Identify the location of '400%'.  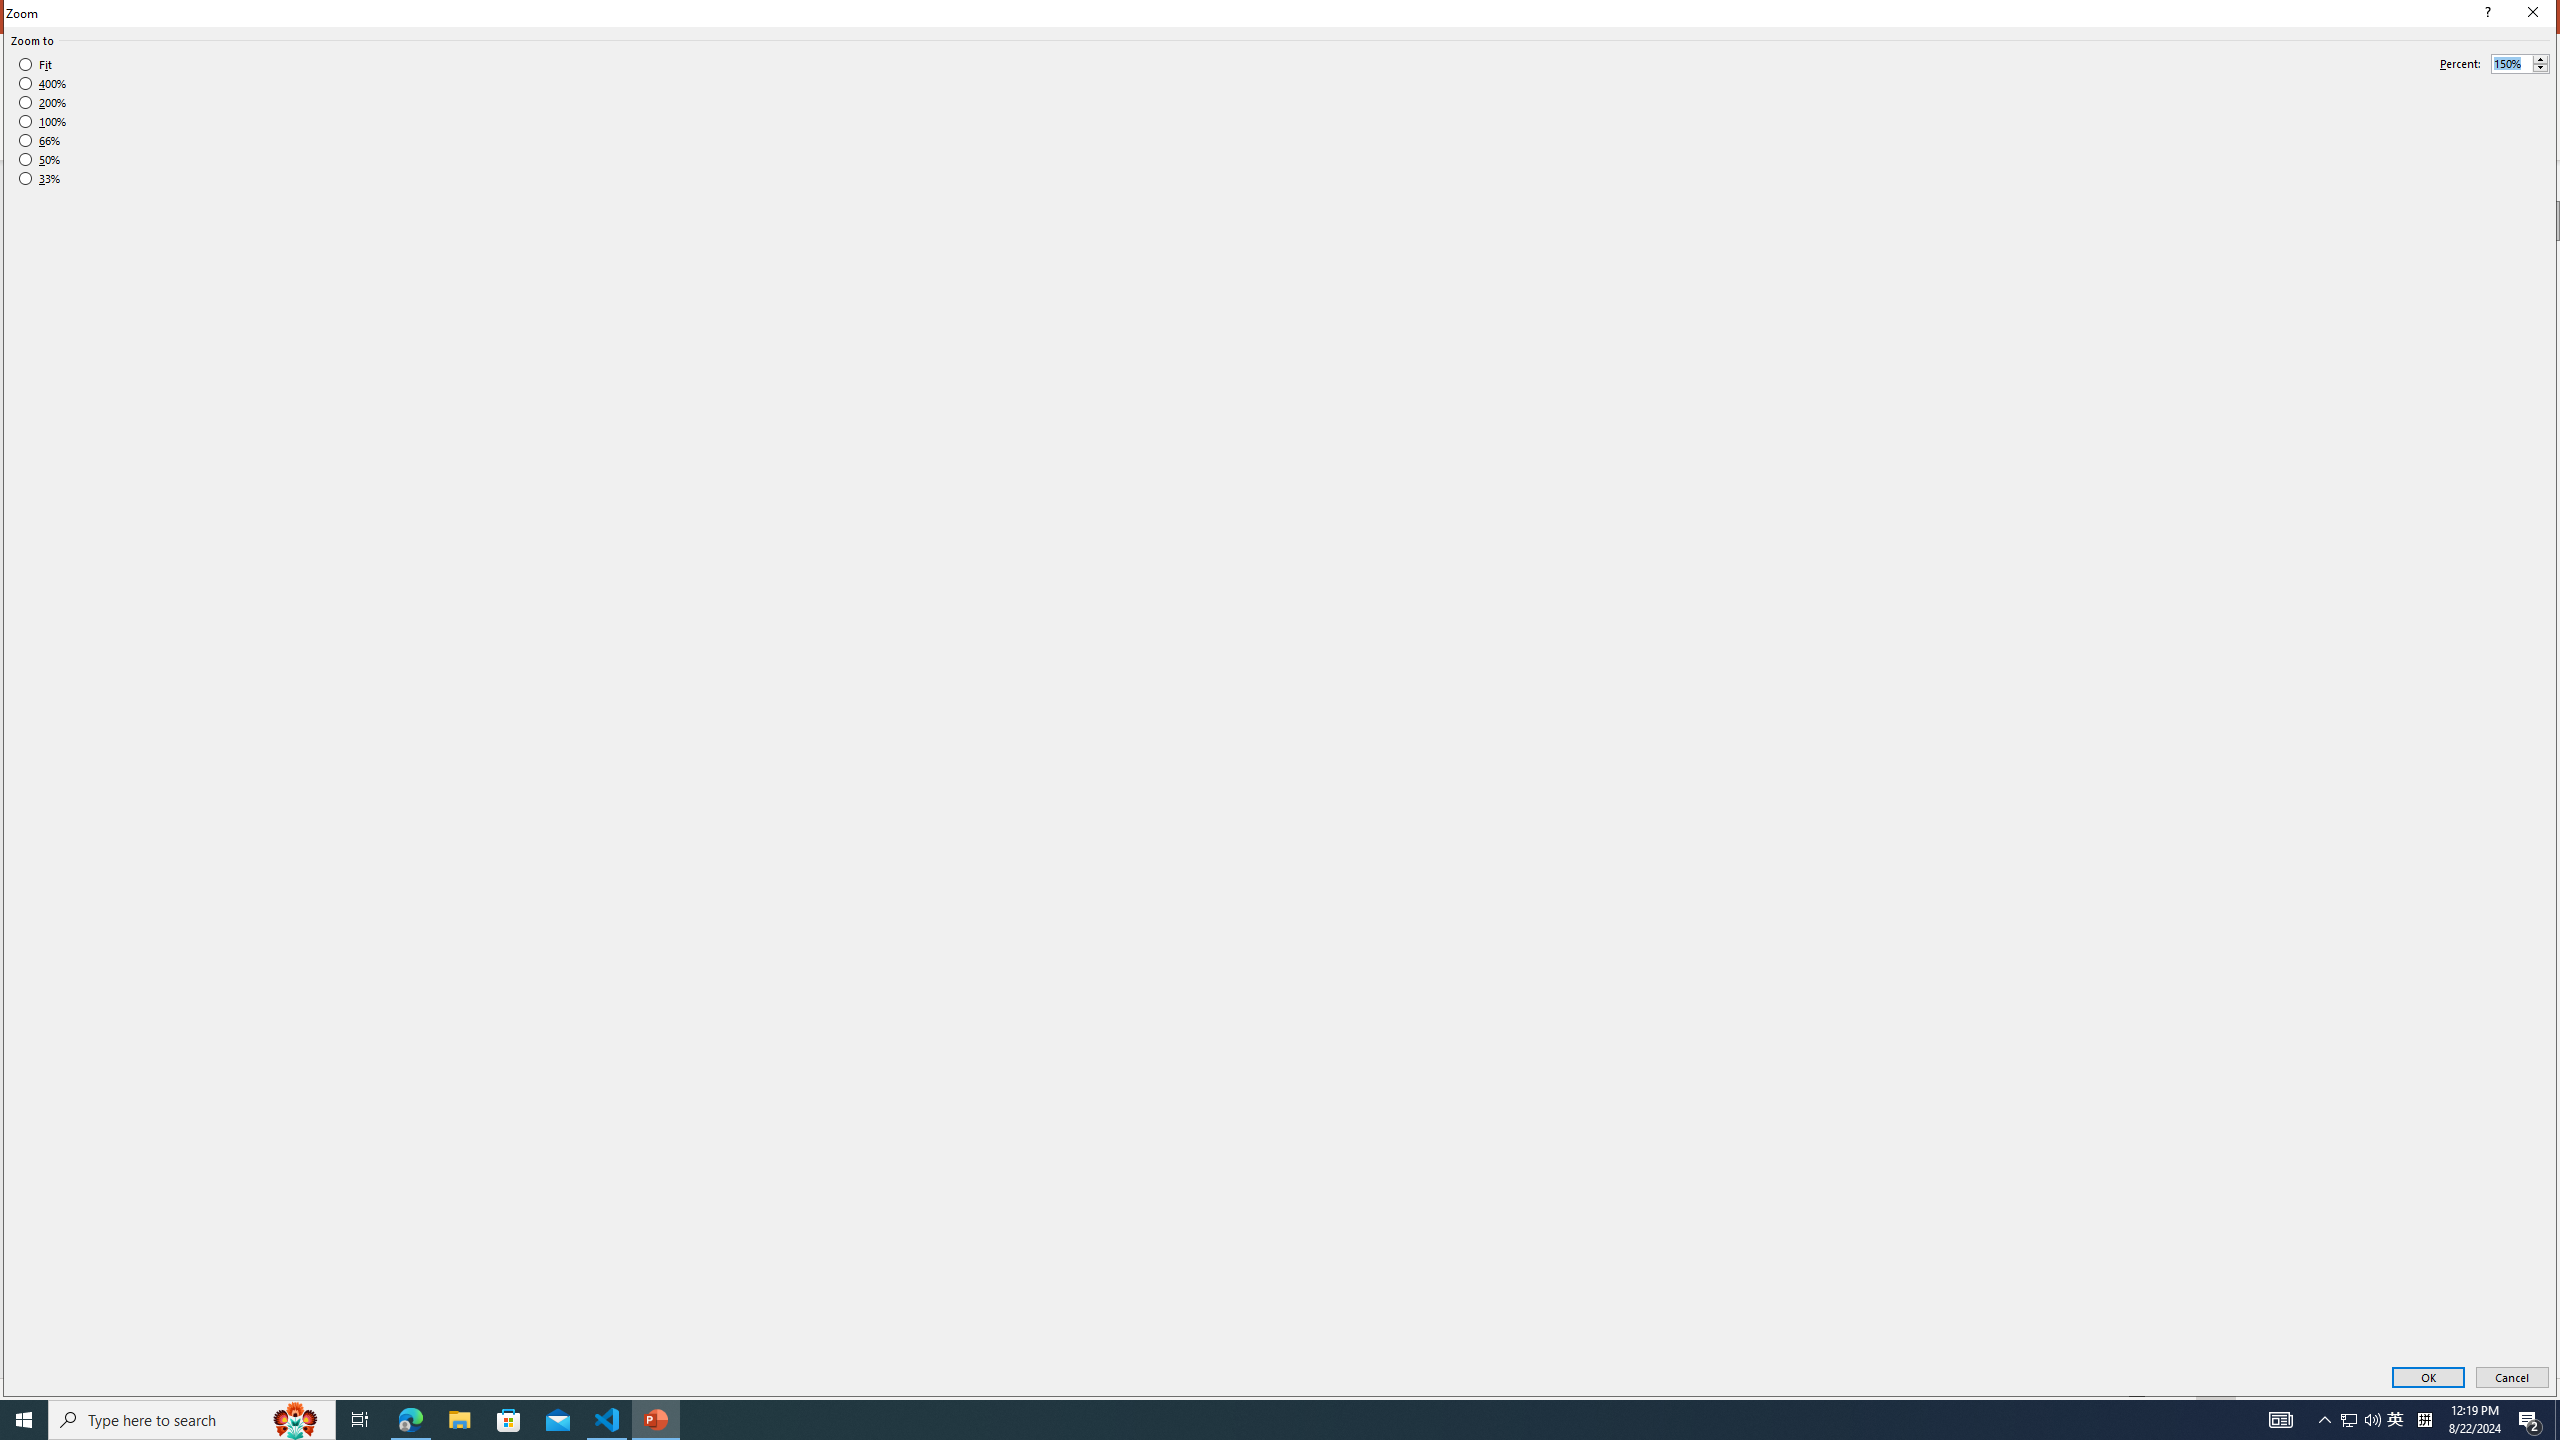
(42, 84).